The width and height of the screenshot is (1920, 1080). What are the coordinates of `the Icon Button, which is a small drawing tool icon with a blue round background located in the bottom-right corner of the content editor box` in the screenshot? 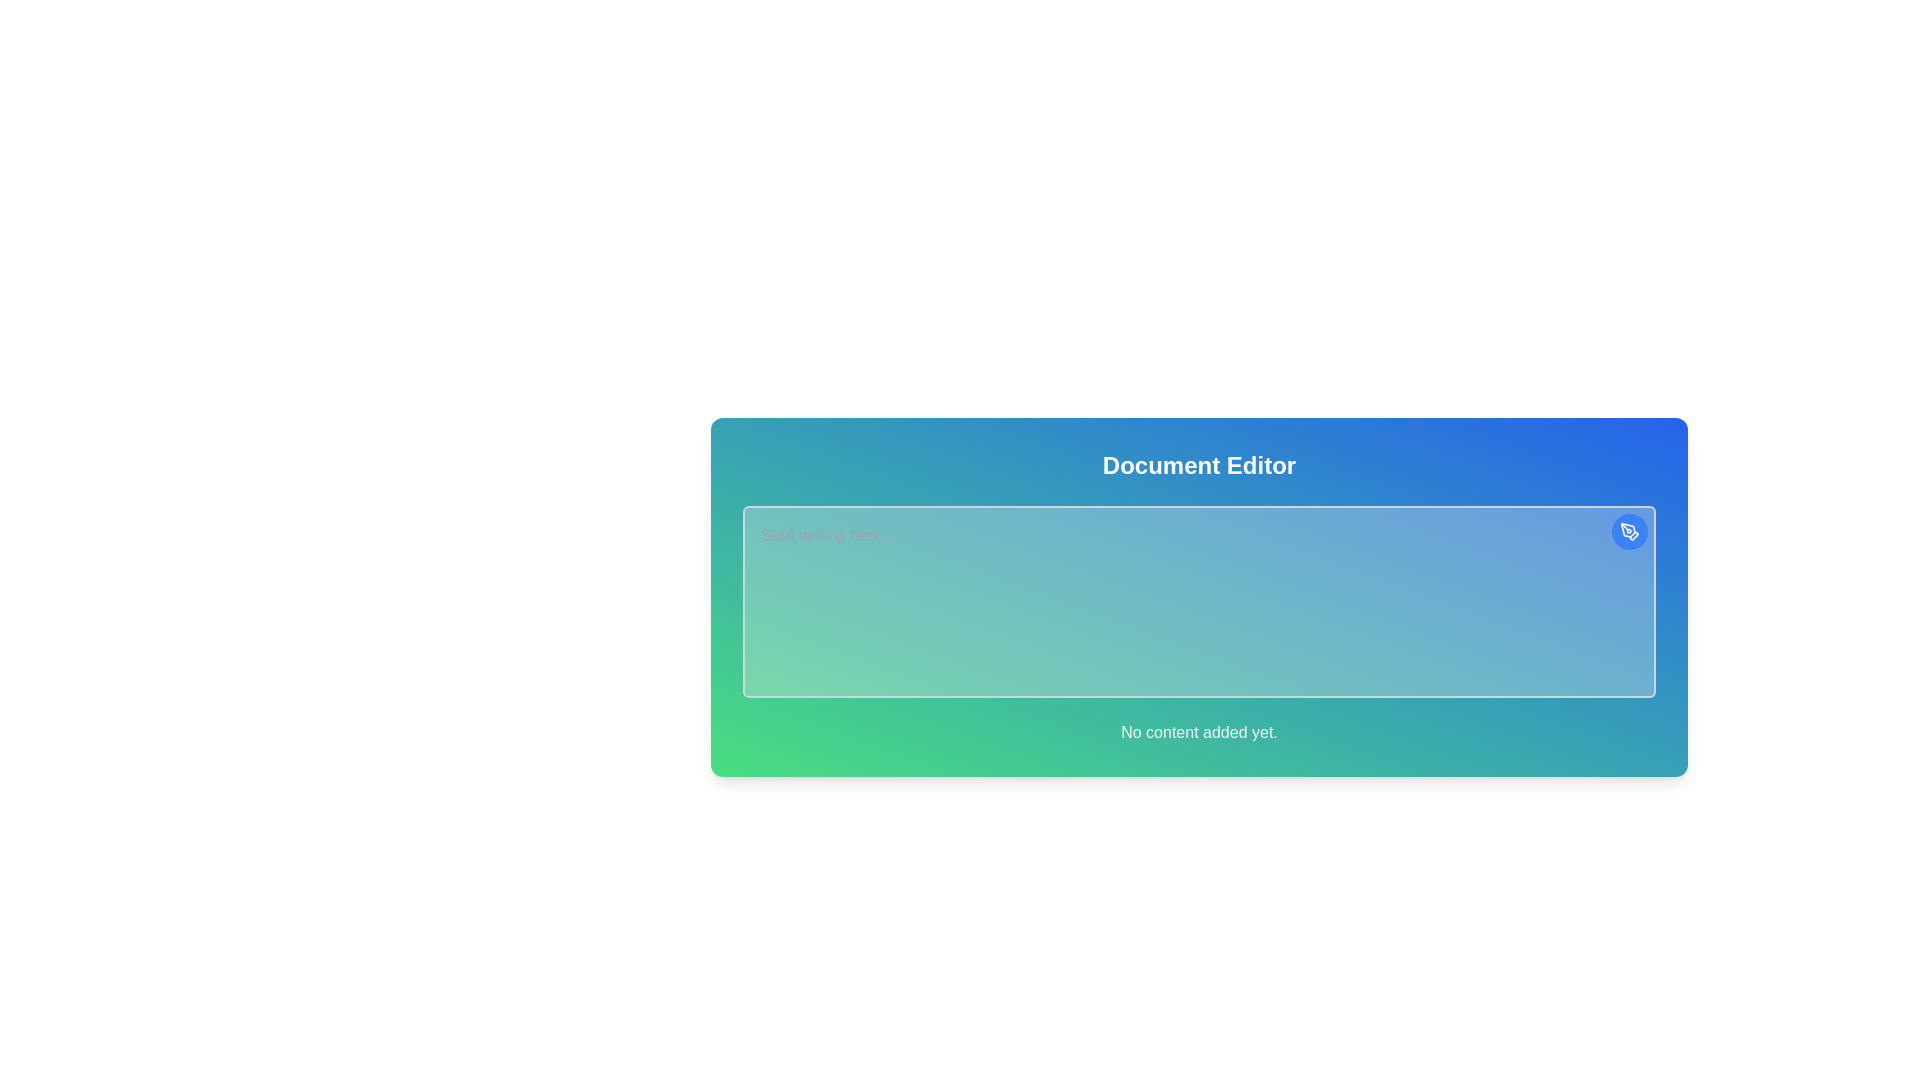 It's located at (1630, 531).